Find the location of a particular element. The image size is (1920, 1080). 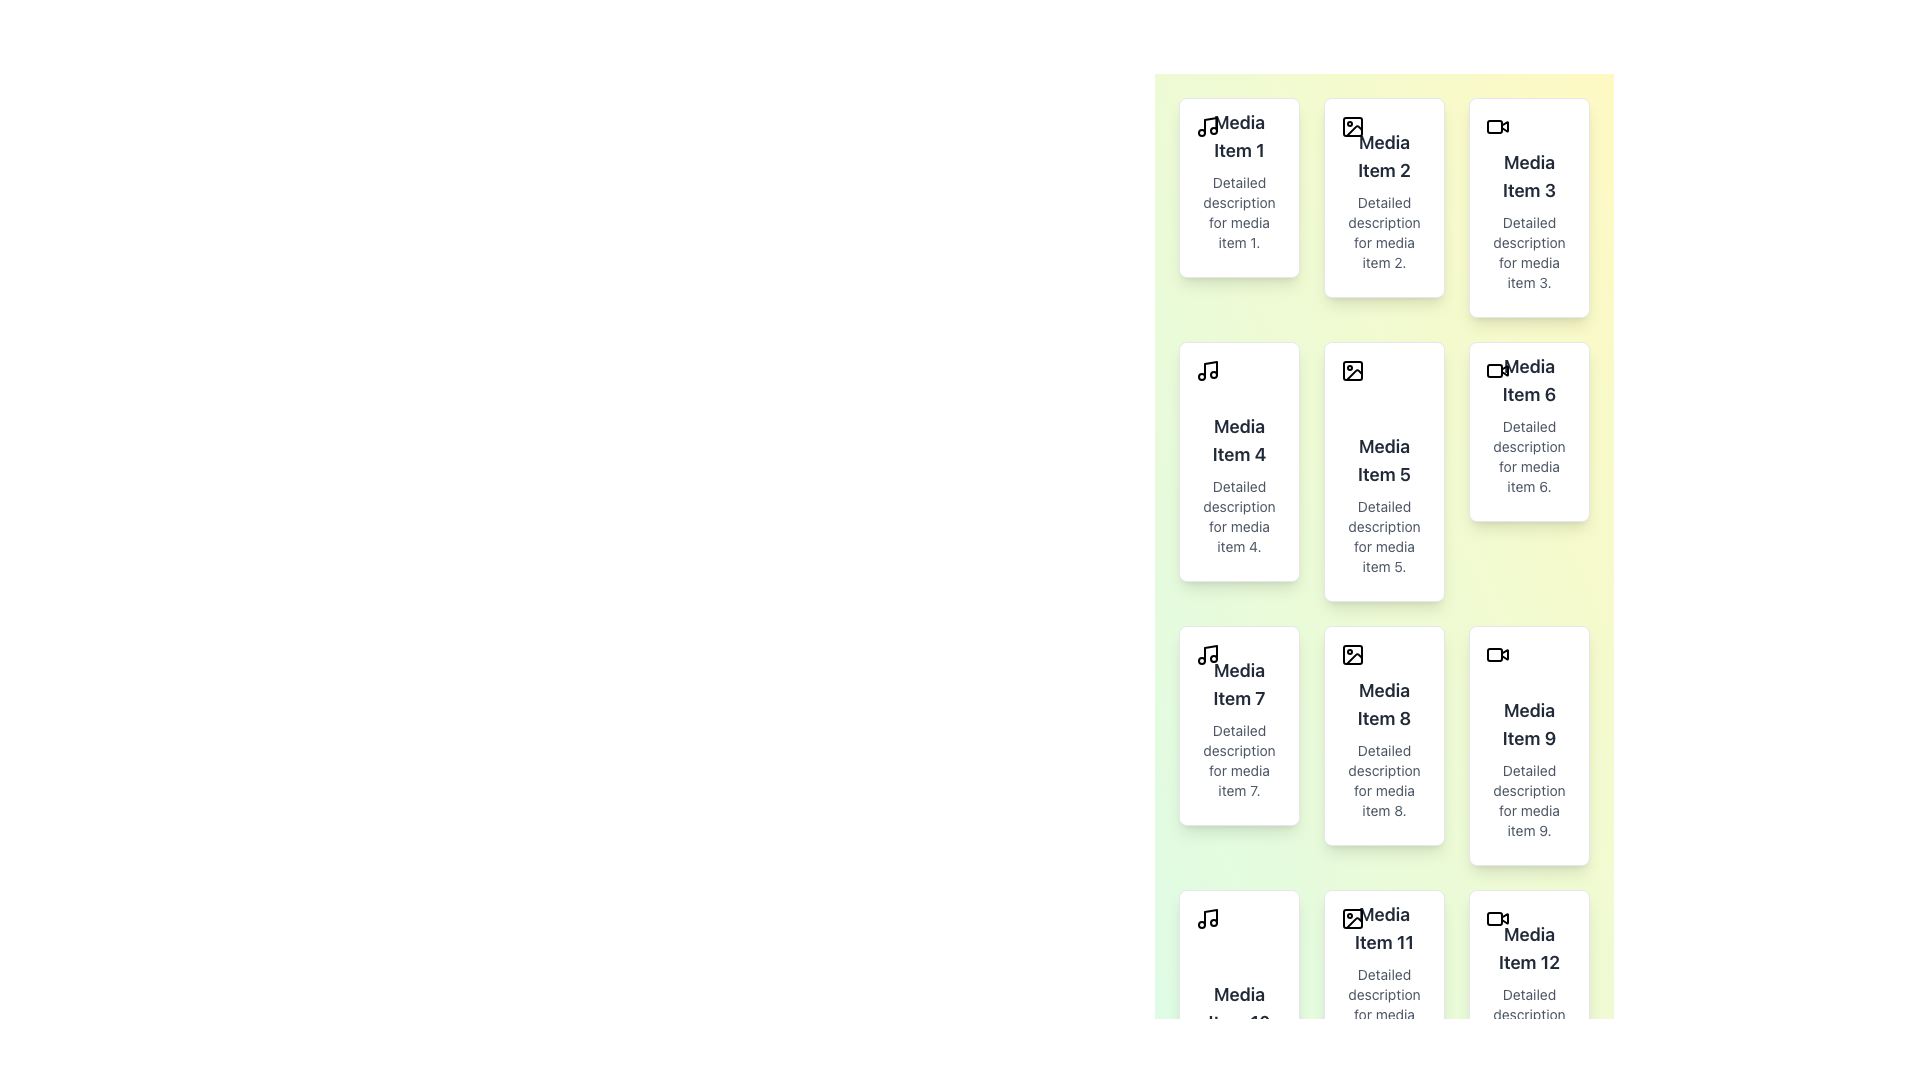

the static text label displaying 'Media Item 10' in bold at the bottom-left corner of the grid structure is located at coordinates (1238, 1009).